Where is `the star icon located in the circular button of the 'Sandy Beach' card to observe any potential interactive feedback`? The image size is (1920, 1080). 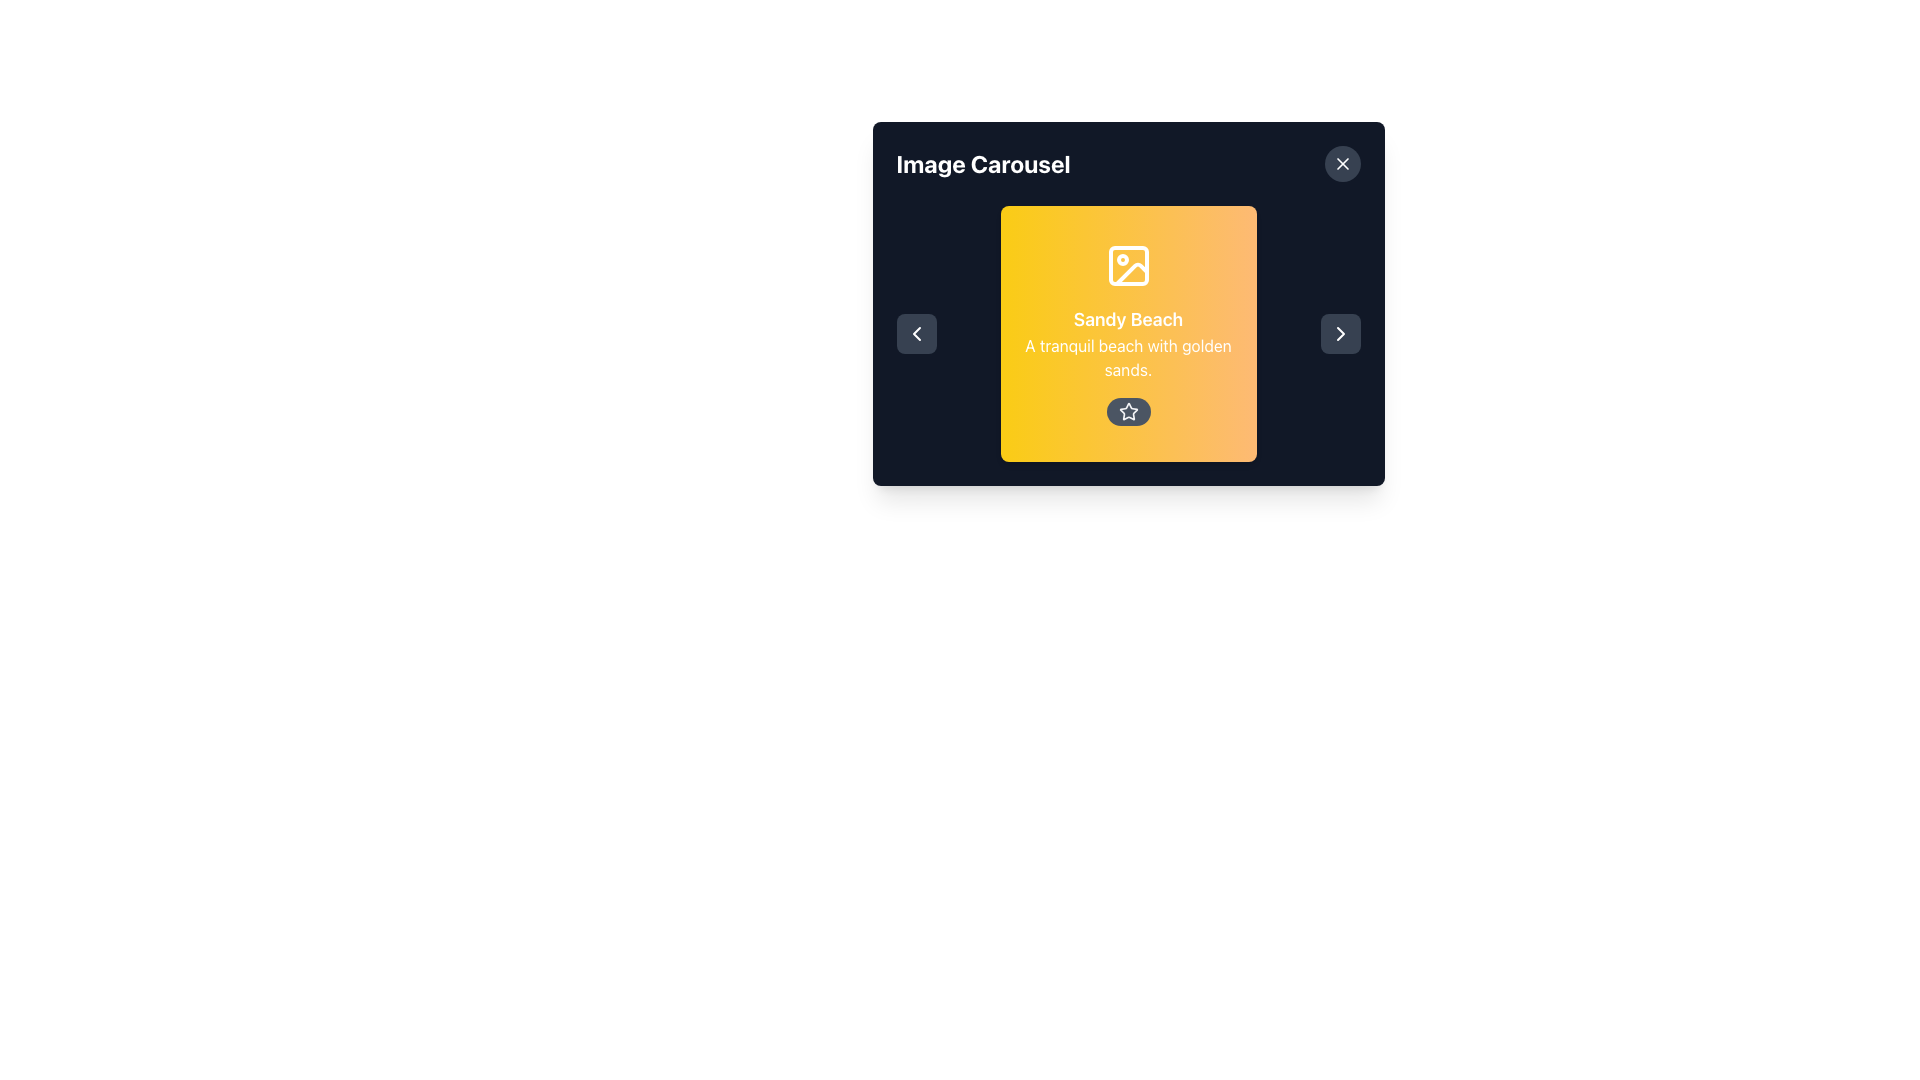
the star icon located in the circular button of the 'Sandy Beach' card to observe any potential interactive feedback is located at coordinates (1128, 411).